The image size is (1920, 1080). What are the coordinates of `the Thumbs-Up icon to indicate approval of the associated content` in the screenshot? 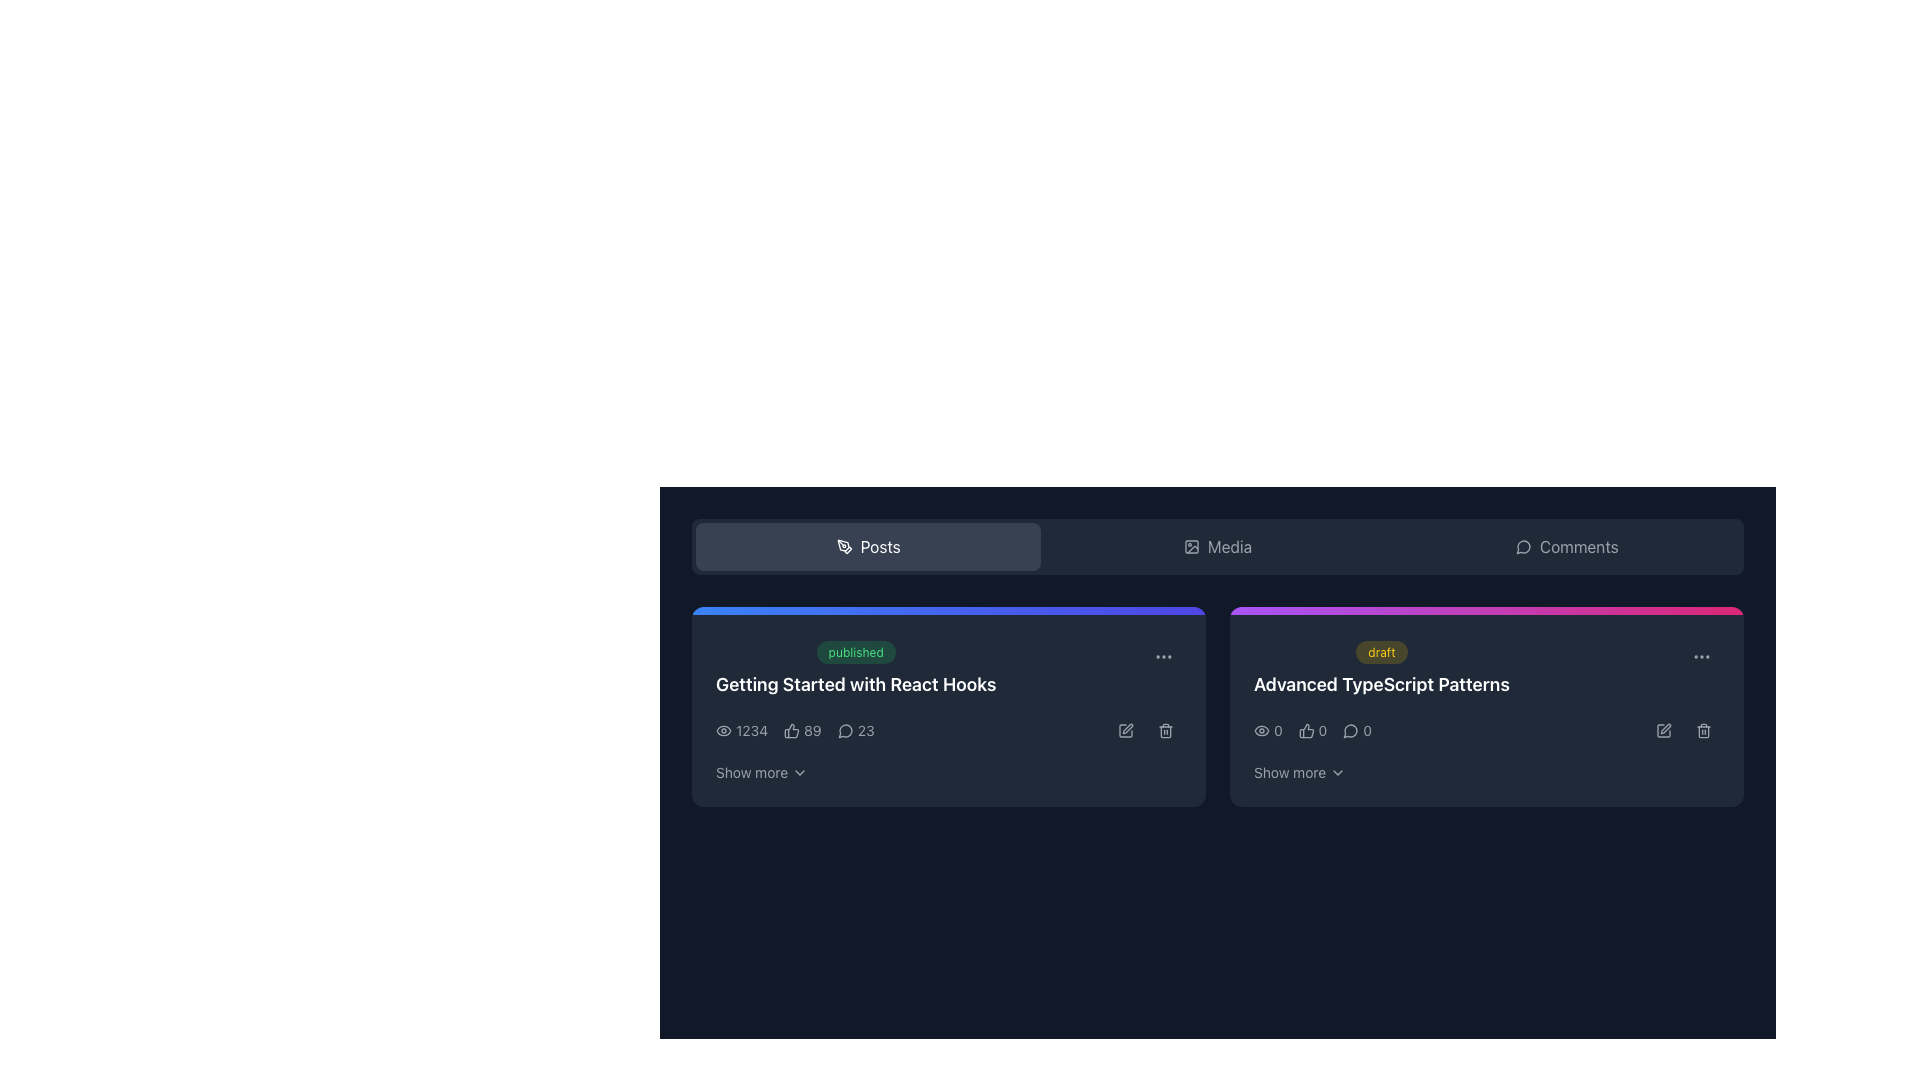 It's located at (1306, 731).